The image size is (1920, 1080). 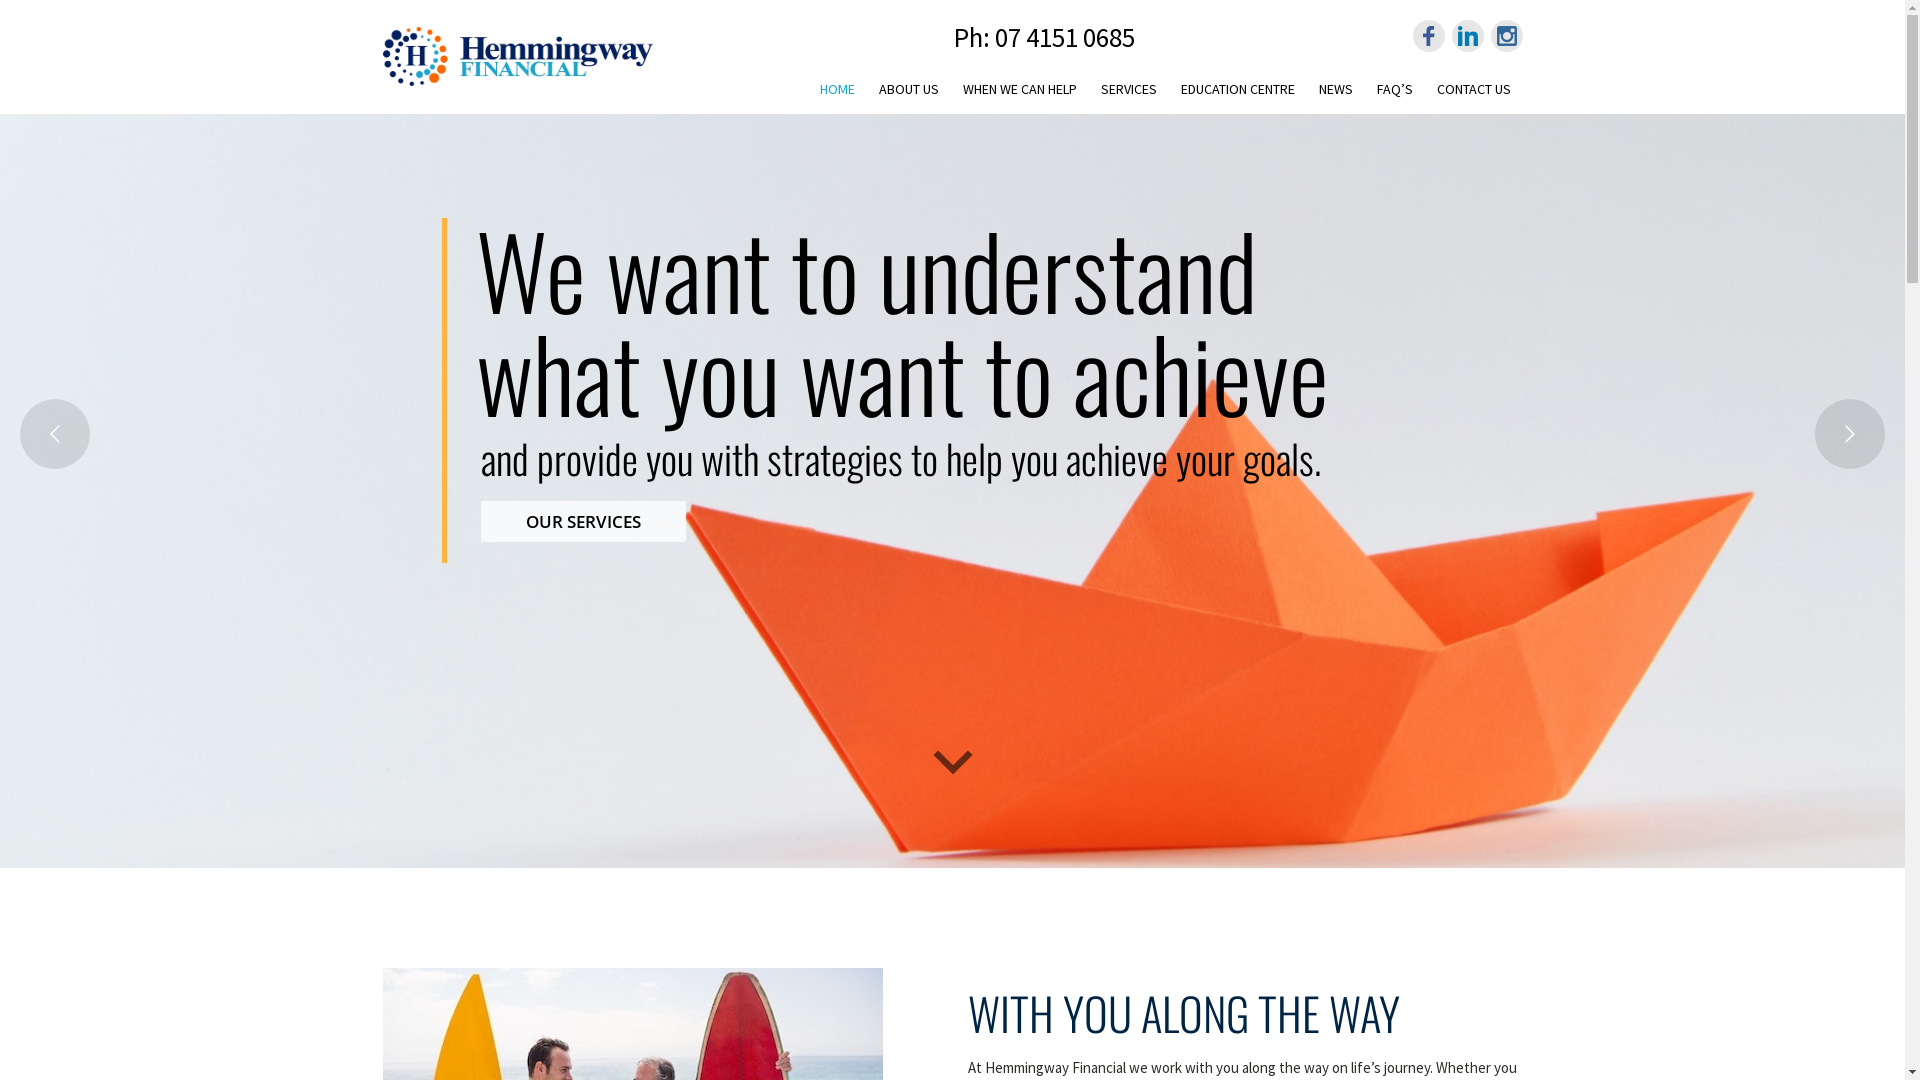 I want to click on 'EDUCATION CENTRE', so click(x=1236, y=84).